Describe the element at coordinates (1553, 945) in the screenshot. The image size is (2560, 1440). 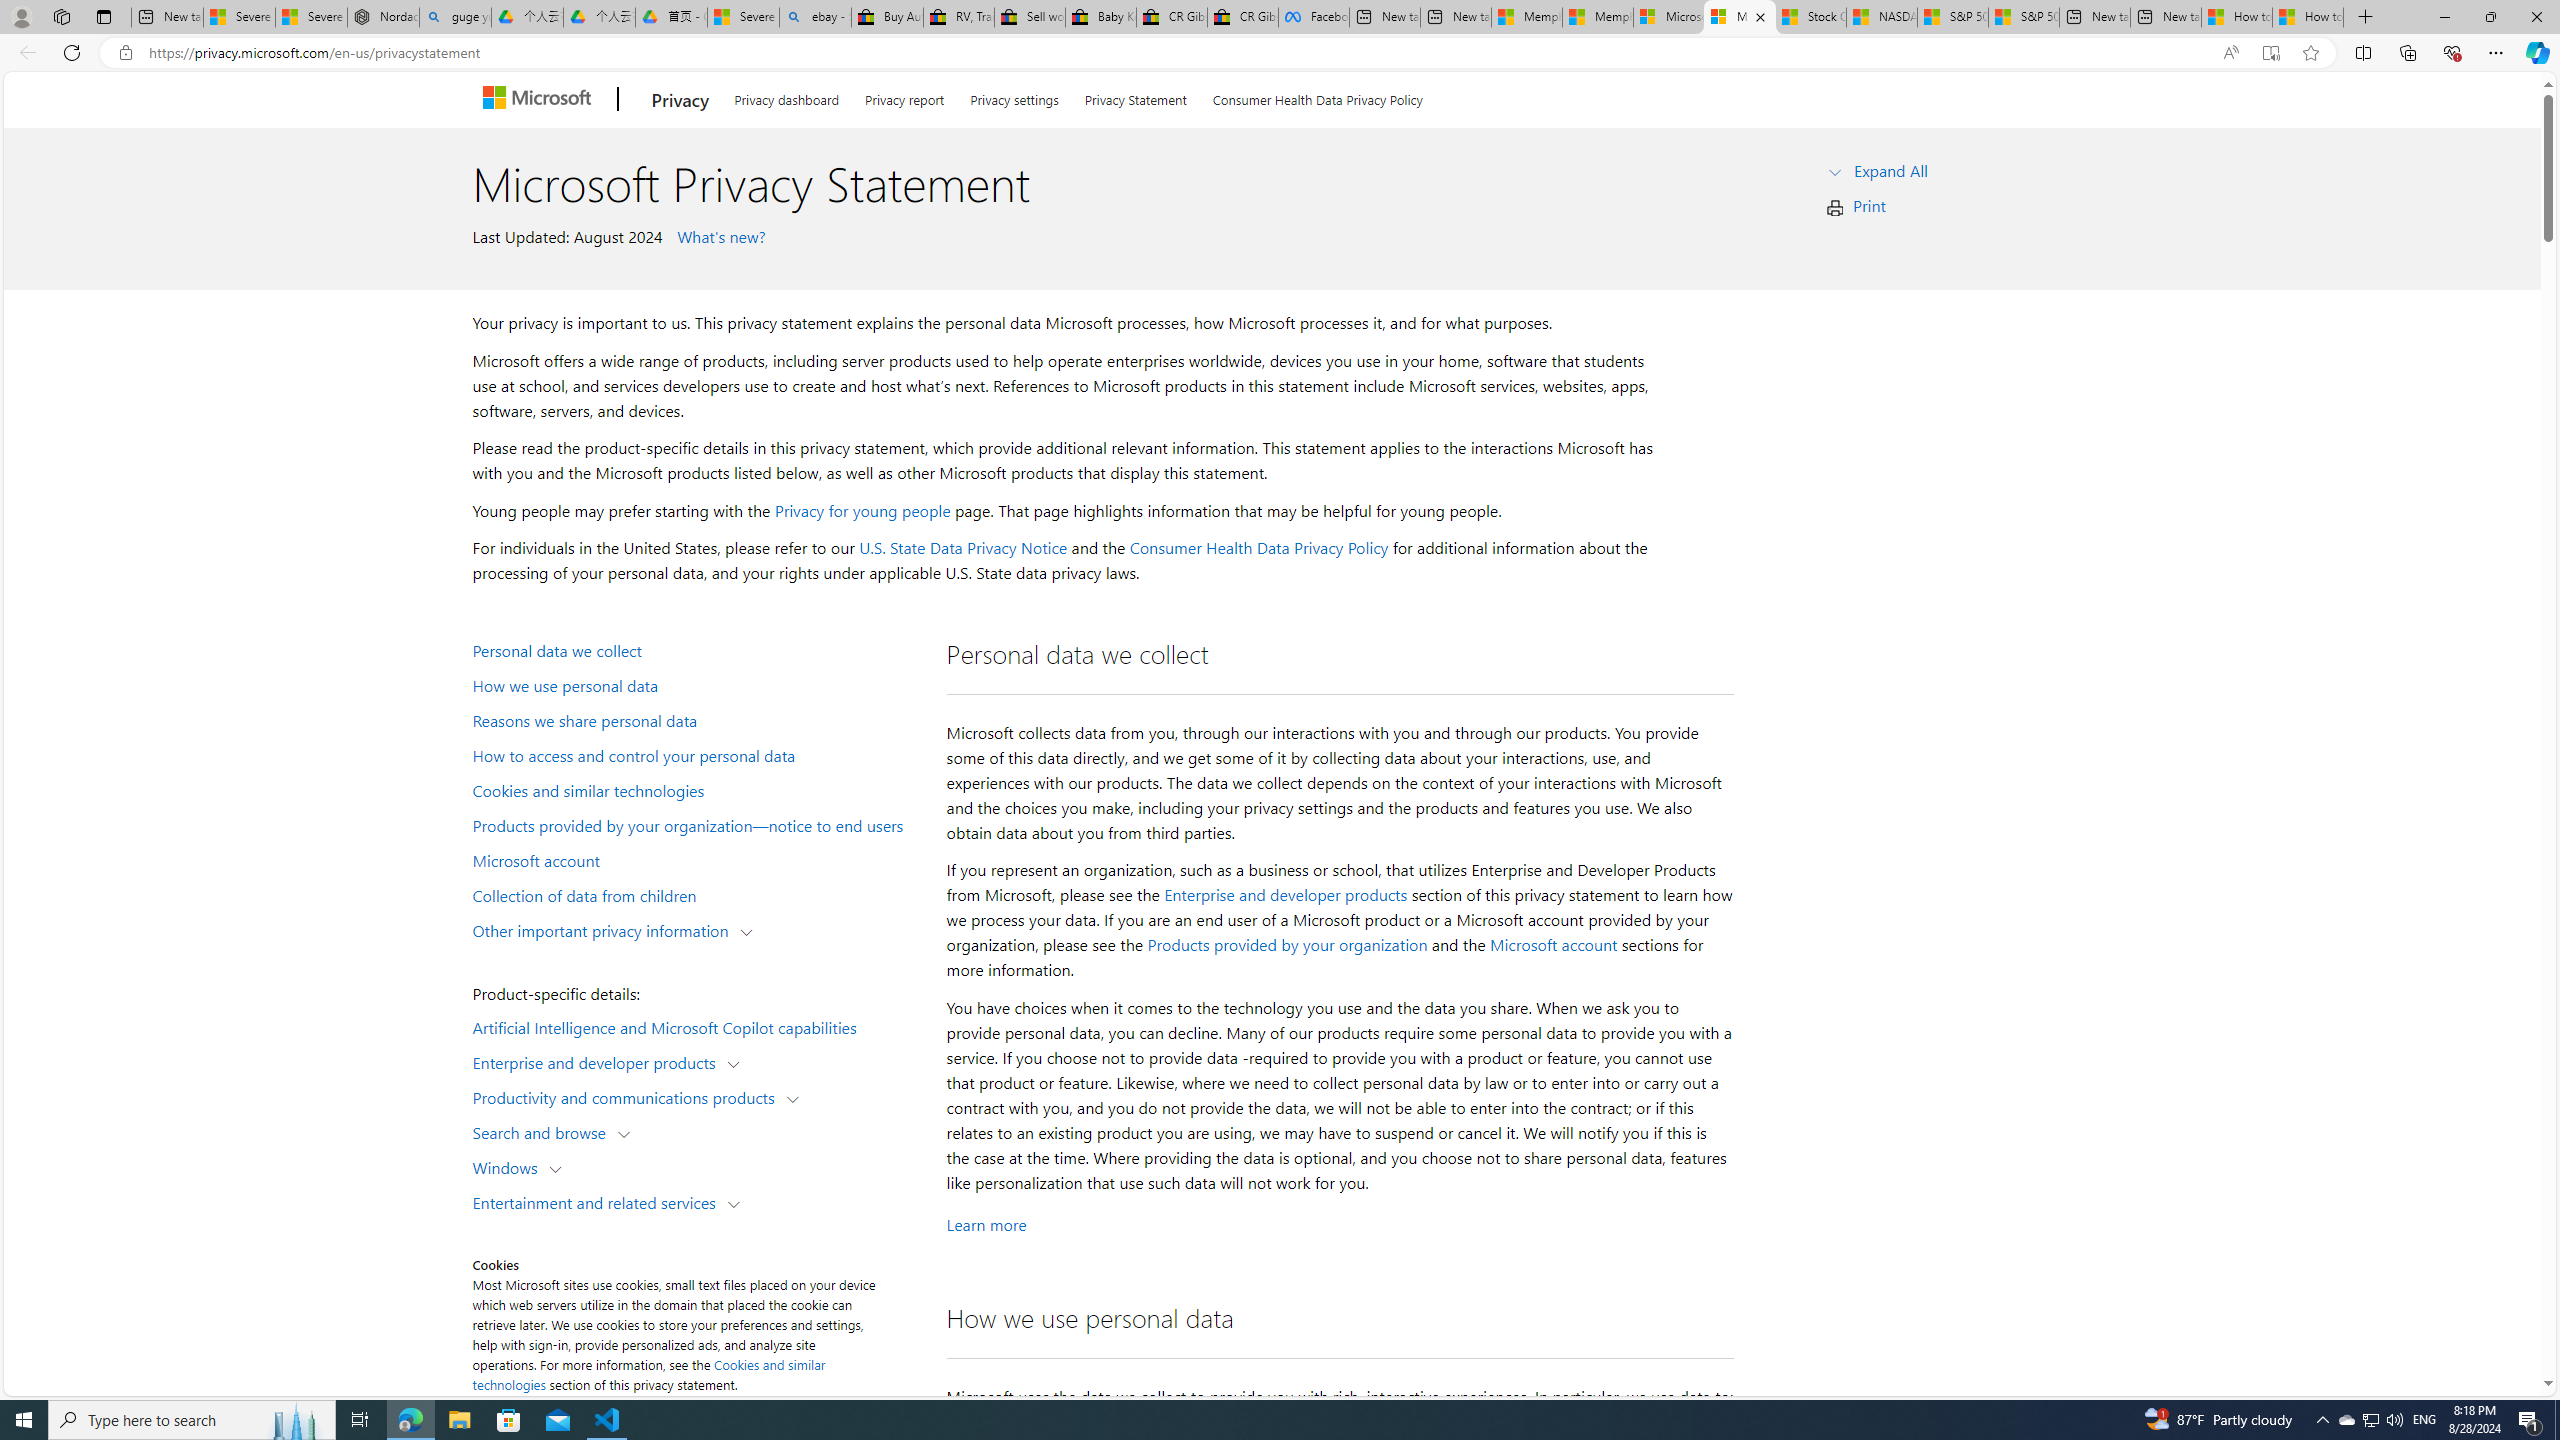
I see `'Microsoft account'` at that location.